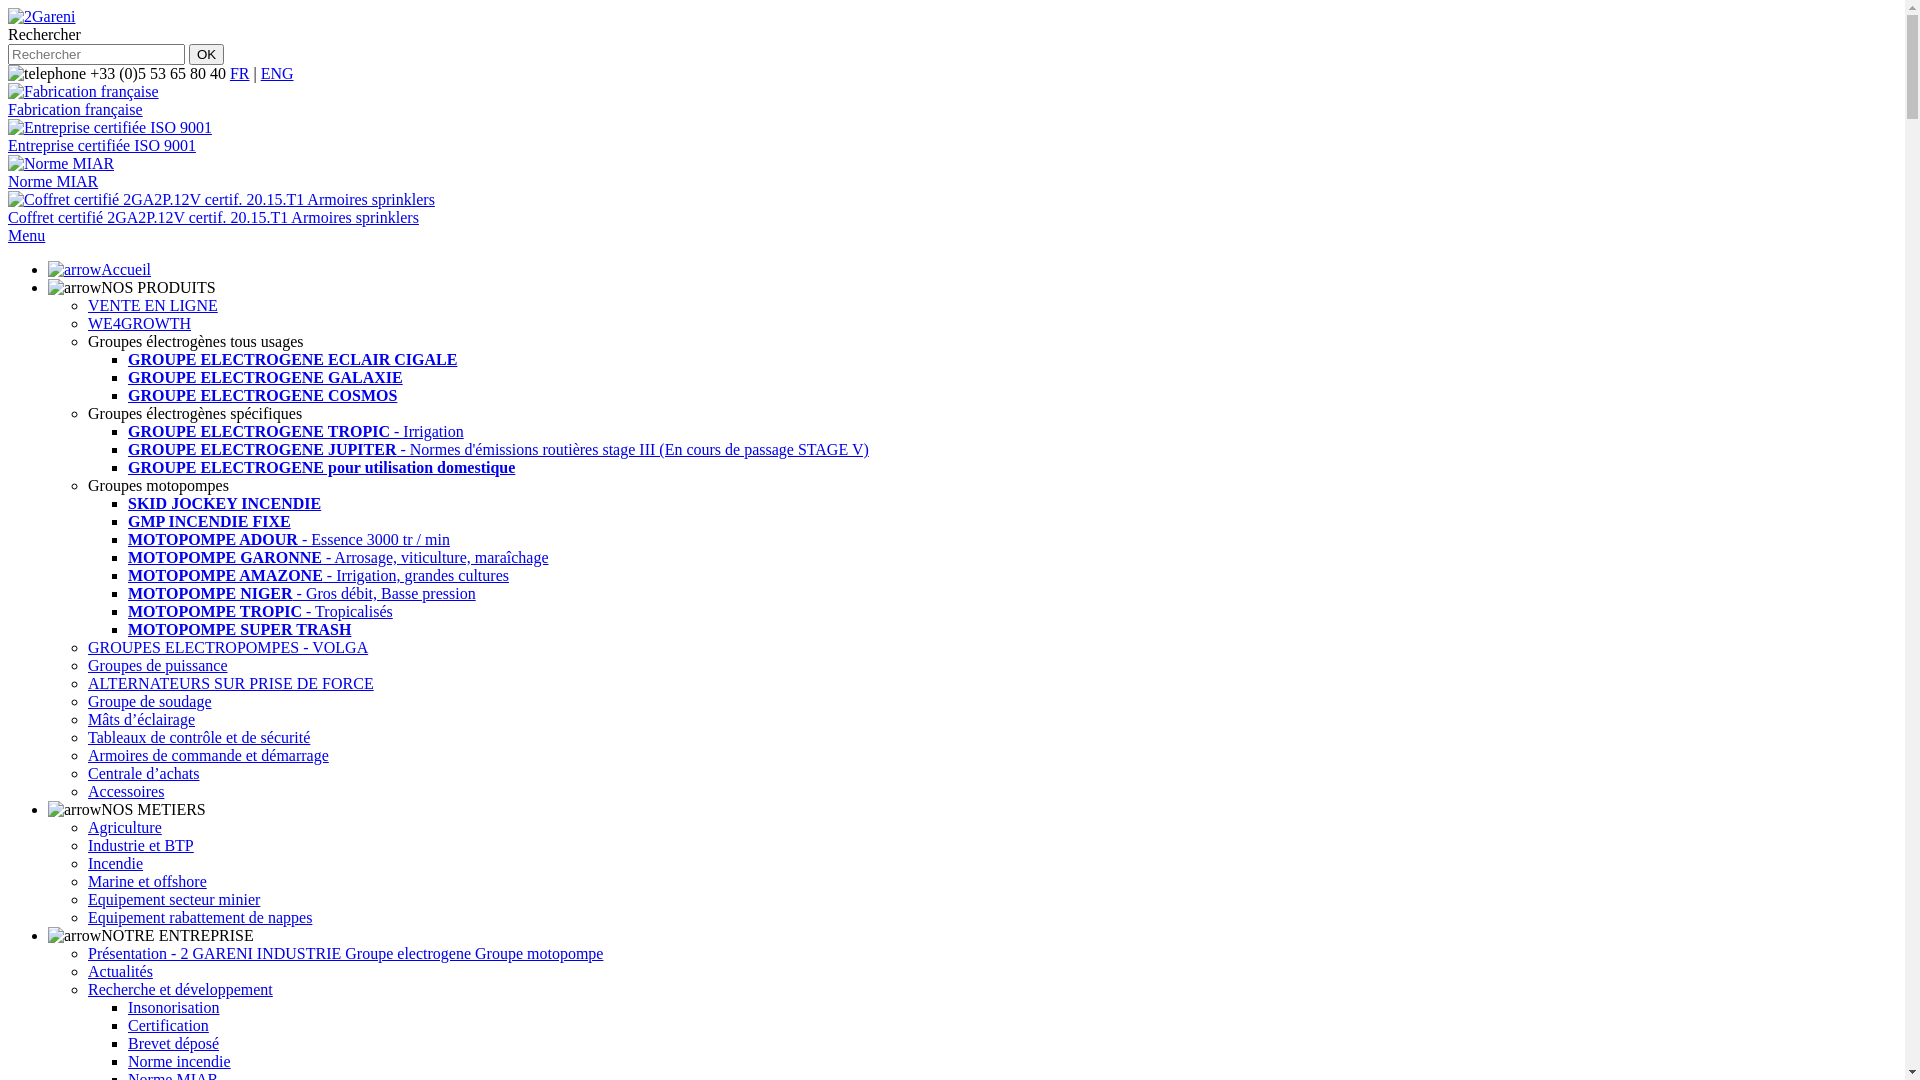 The height and width of the screenshot is (1080, 1920). Describe the element at coordinates (157, 485) in the screenshot. I see `'Groupes motopompes'` at that location.